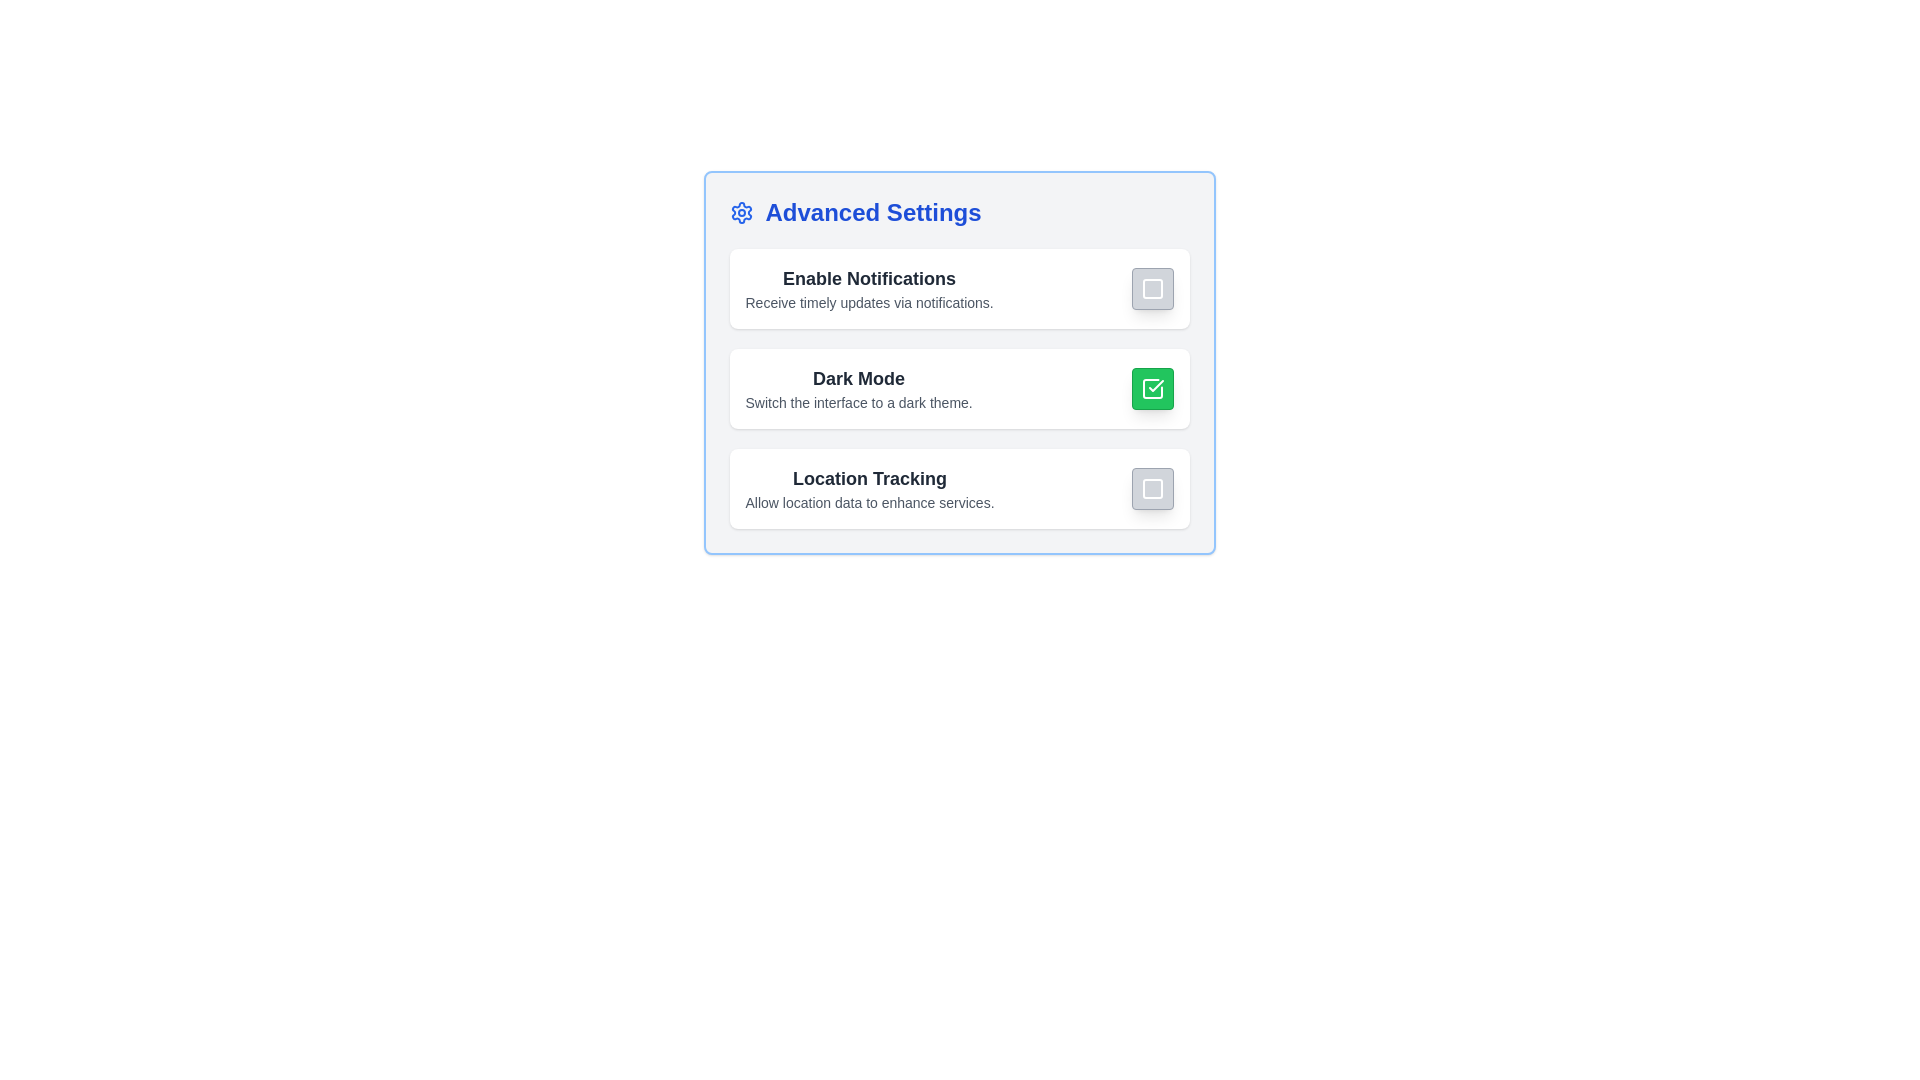 The width and height of the screenshot is (1920, 1080). I want to click on the toggle in the Switchable setting panel to change the dark mode feature's state, which is the second item in the settings options within the 'Advanced Settings' panel, so click(958, 389).